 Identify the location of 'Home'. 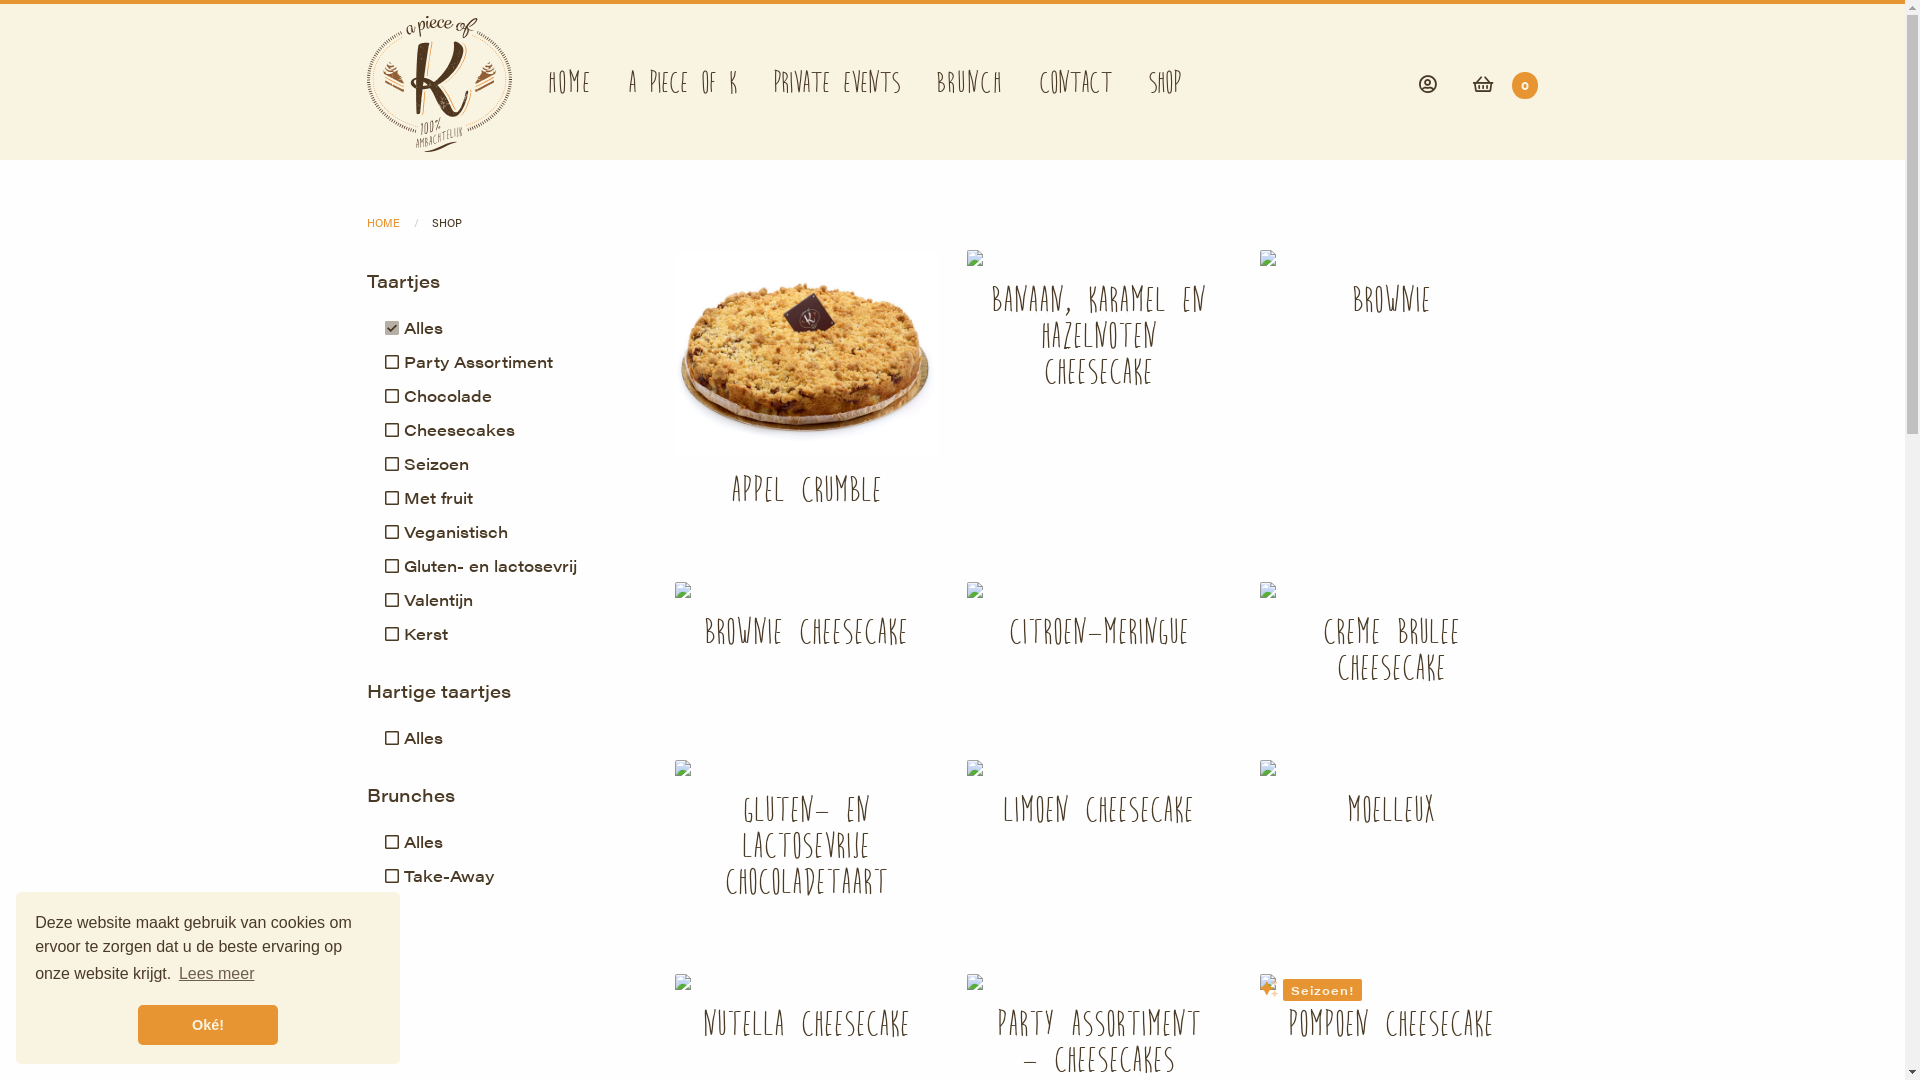
(569, 83).